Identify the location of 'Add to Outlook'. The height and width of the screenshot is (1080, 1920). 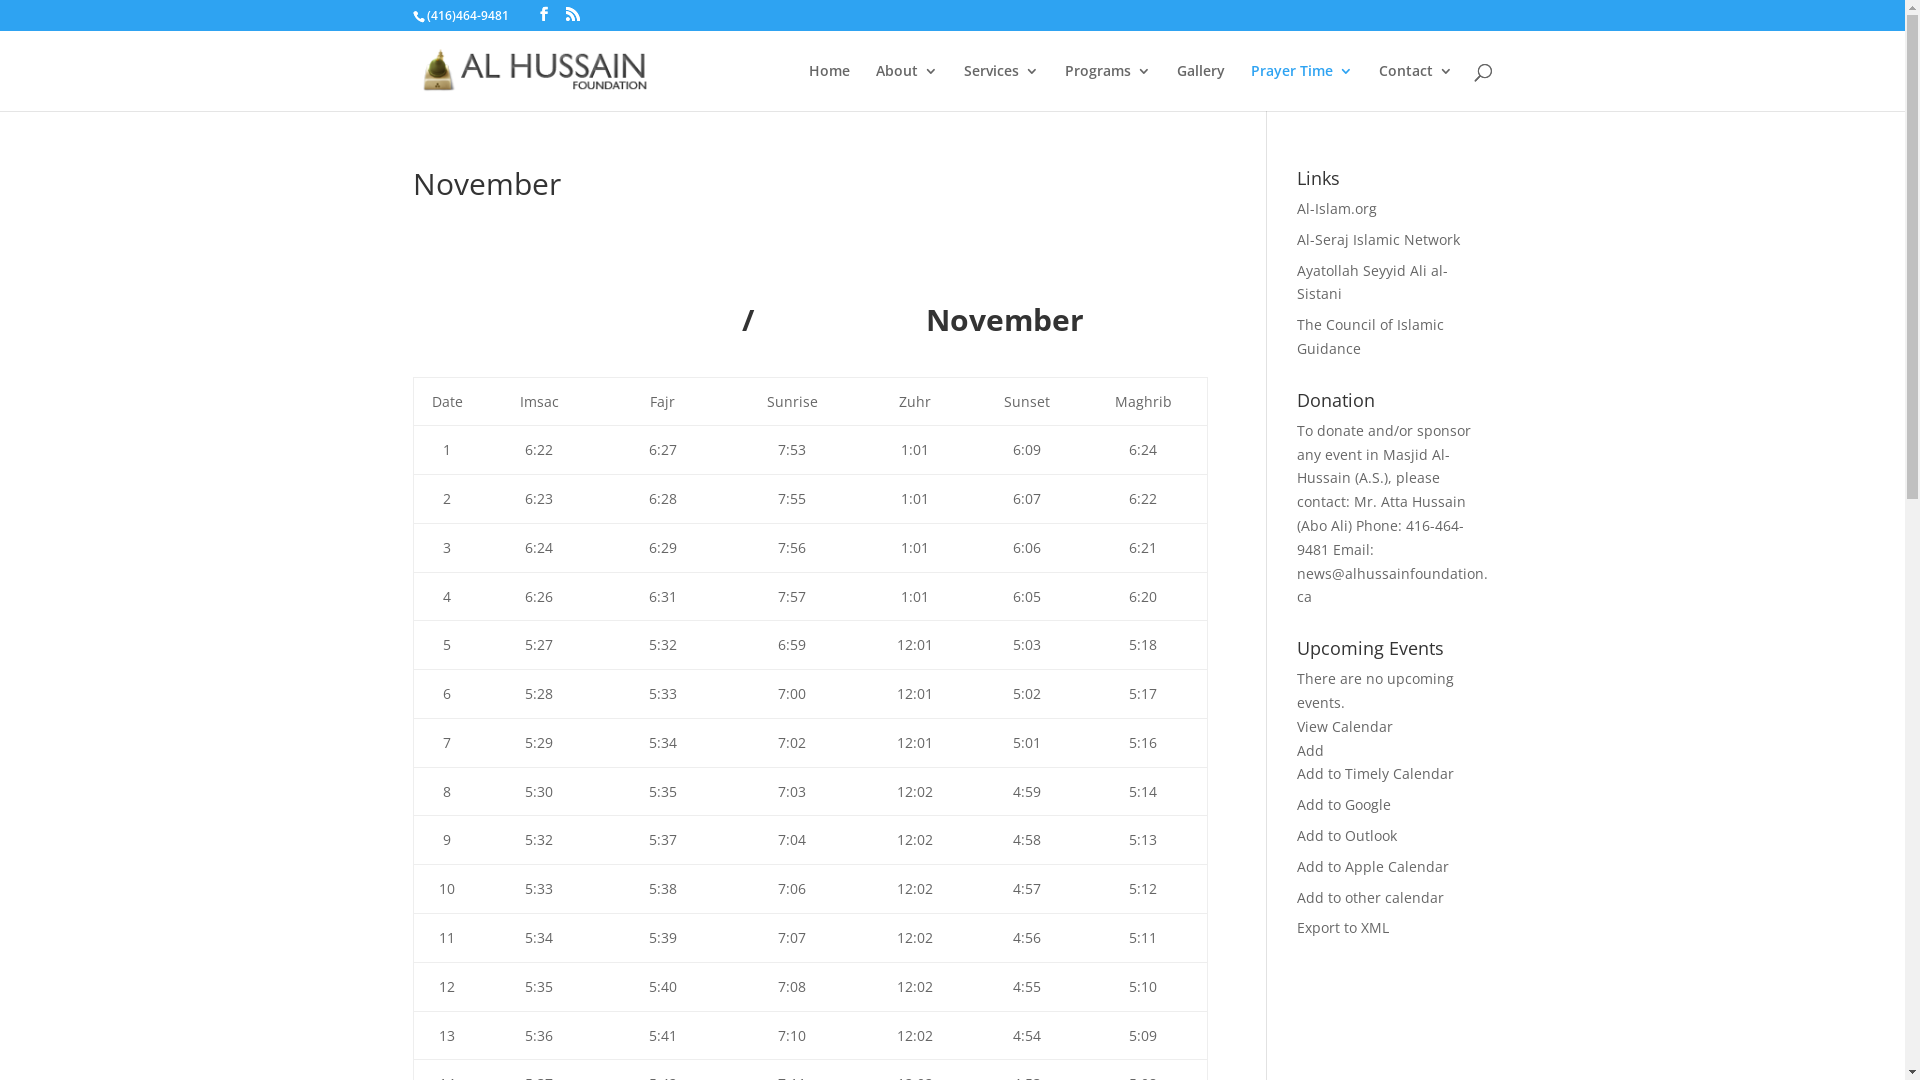
(1347, 835).